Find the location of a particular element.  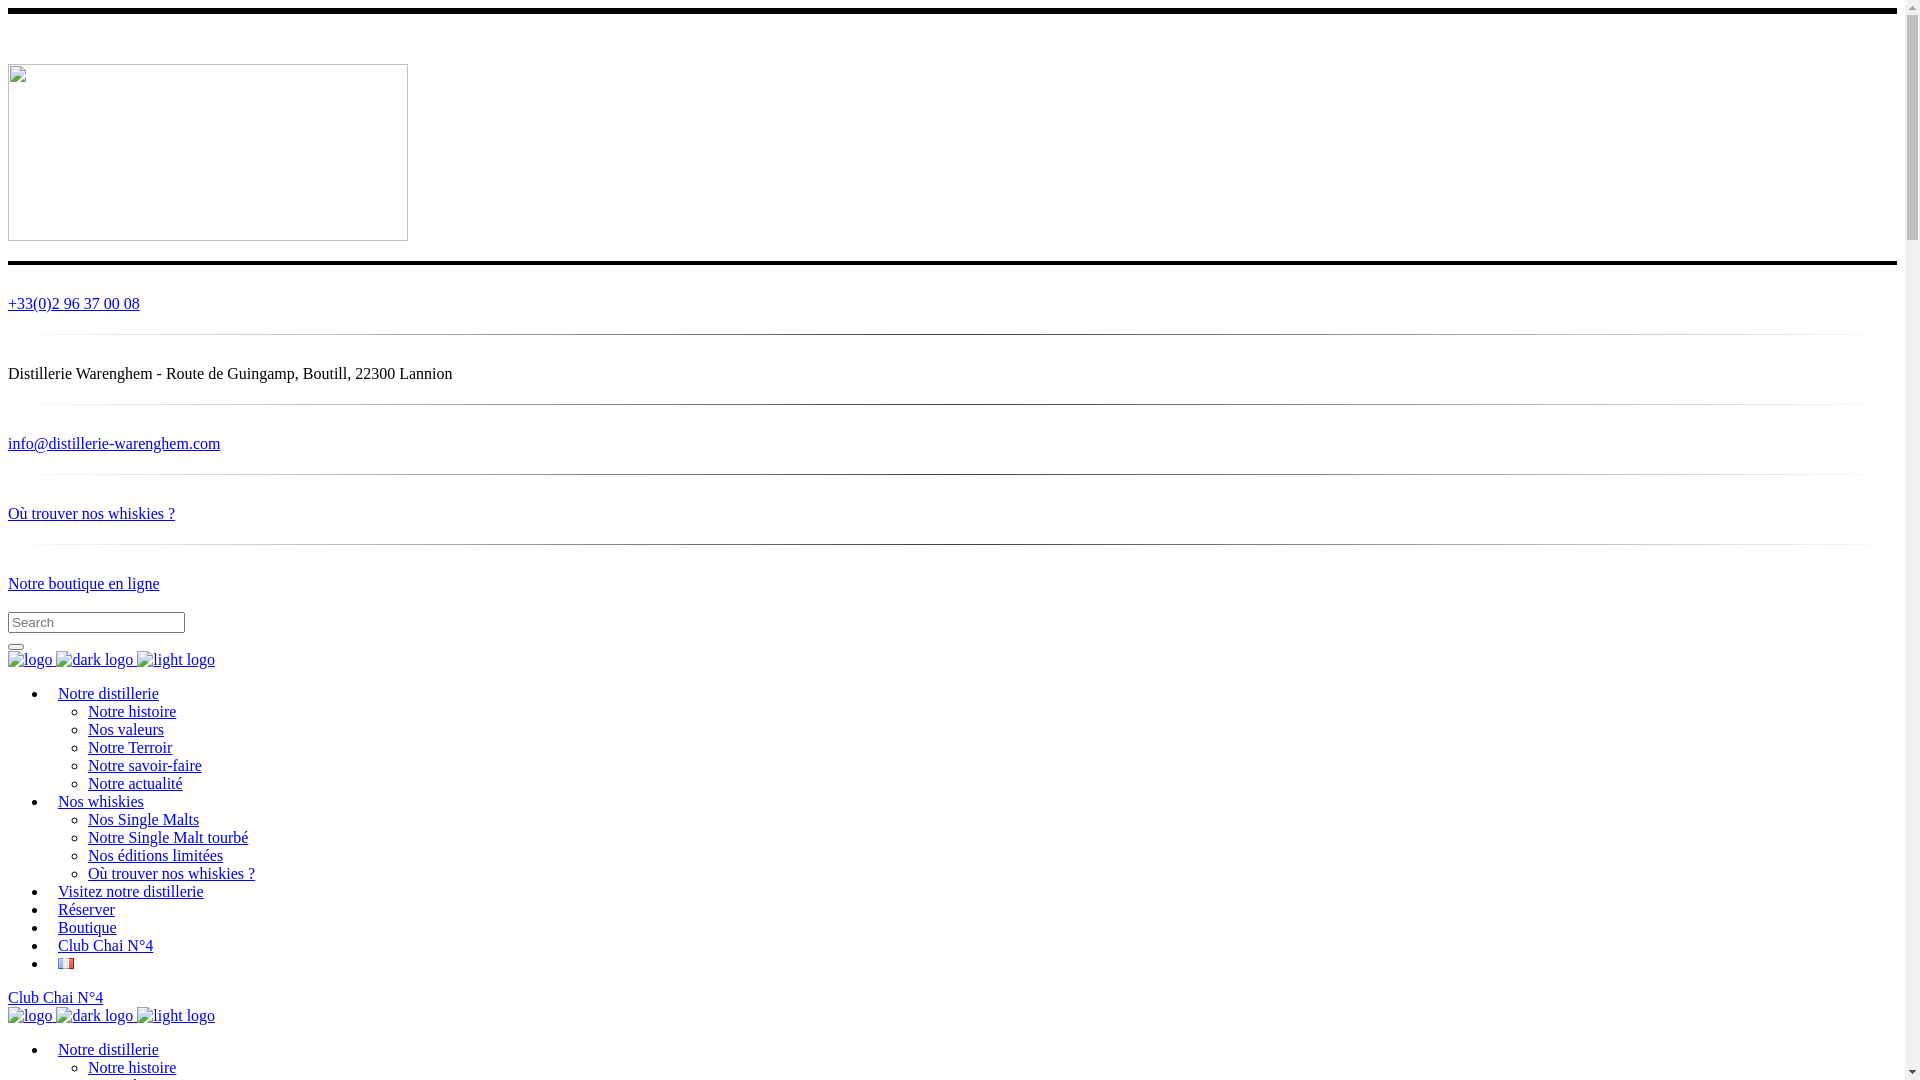

'Visitez notre distillerie' is located at coordinates (129, 890).